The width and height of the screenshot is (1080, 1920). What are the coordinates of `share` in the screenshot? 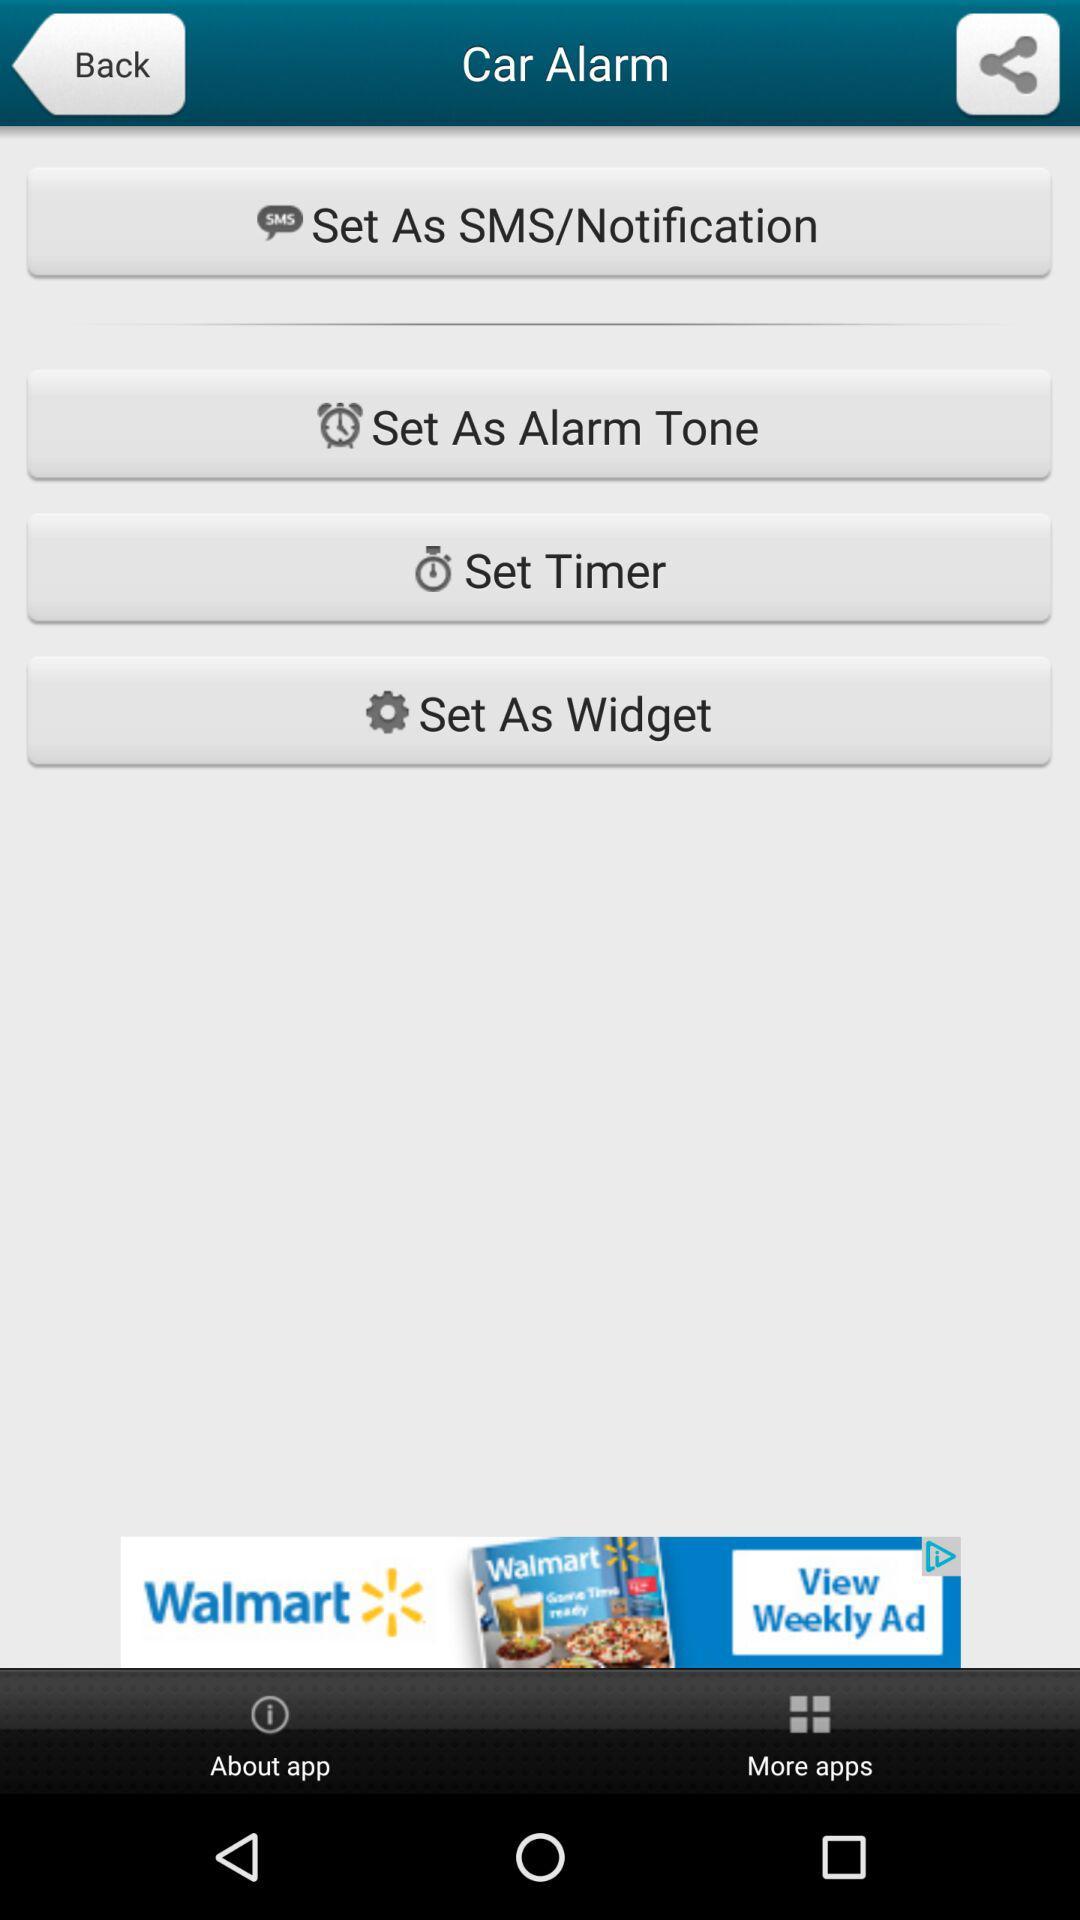 It's located at (1007, 66).